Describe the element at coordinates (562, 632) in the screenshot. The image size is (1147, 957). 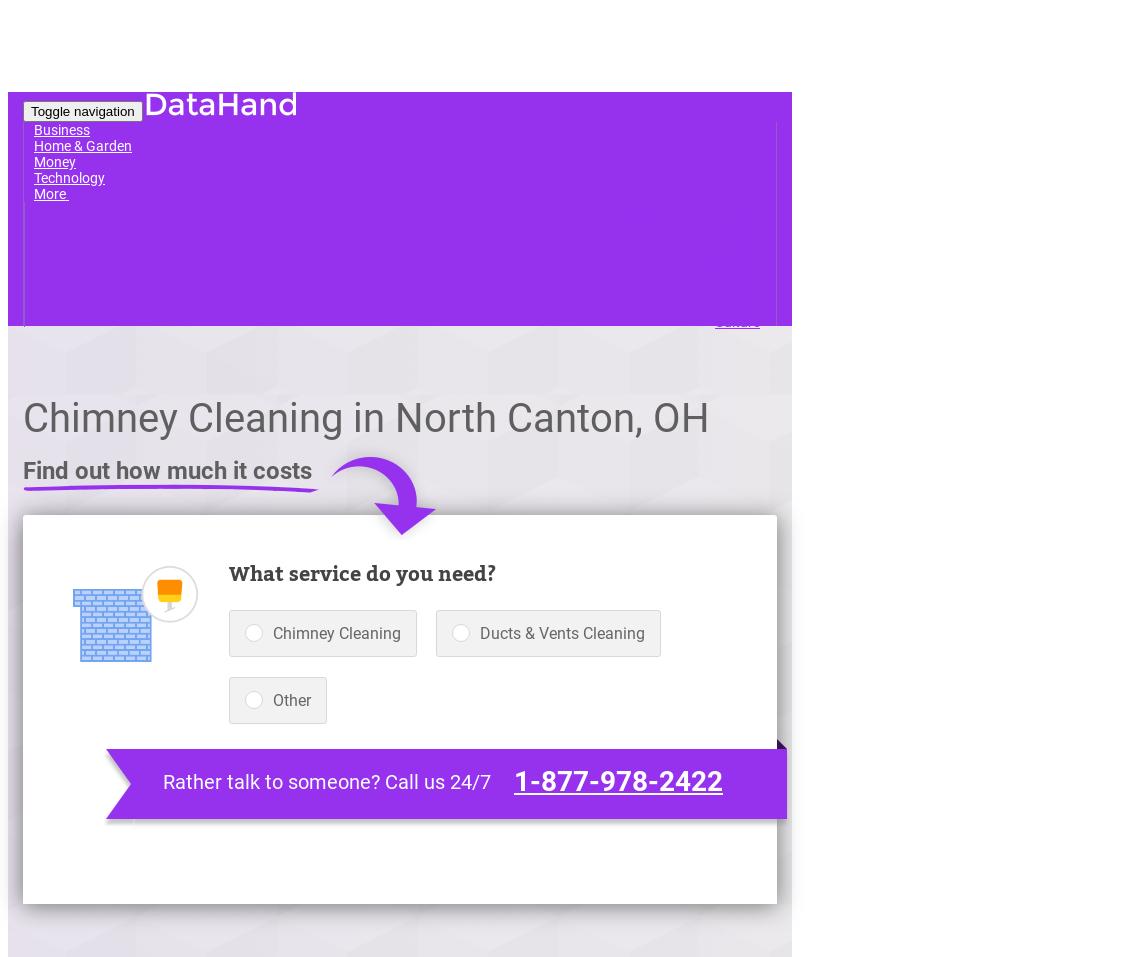
I see `'Ducts & Vents Cleaning'` at that location.